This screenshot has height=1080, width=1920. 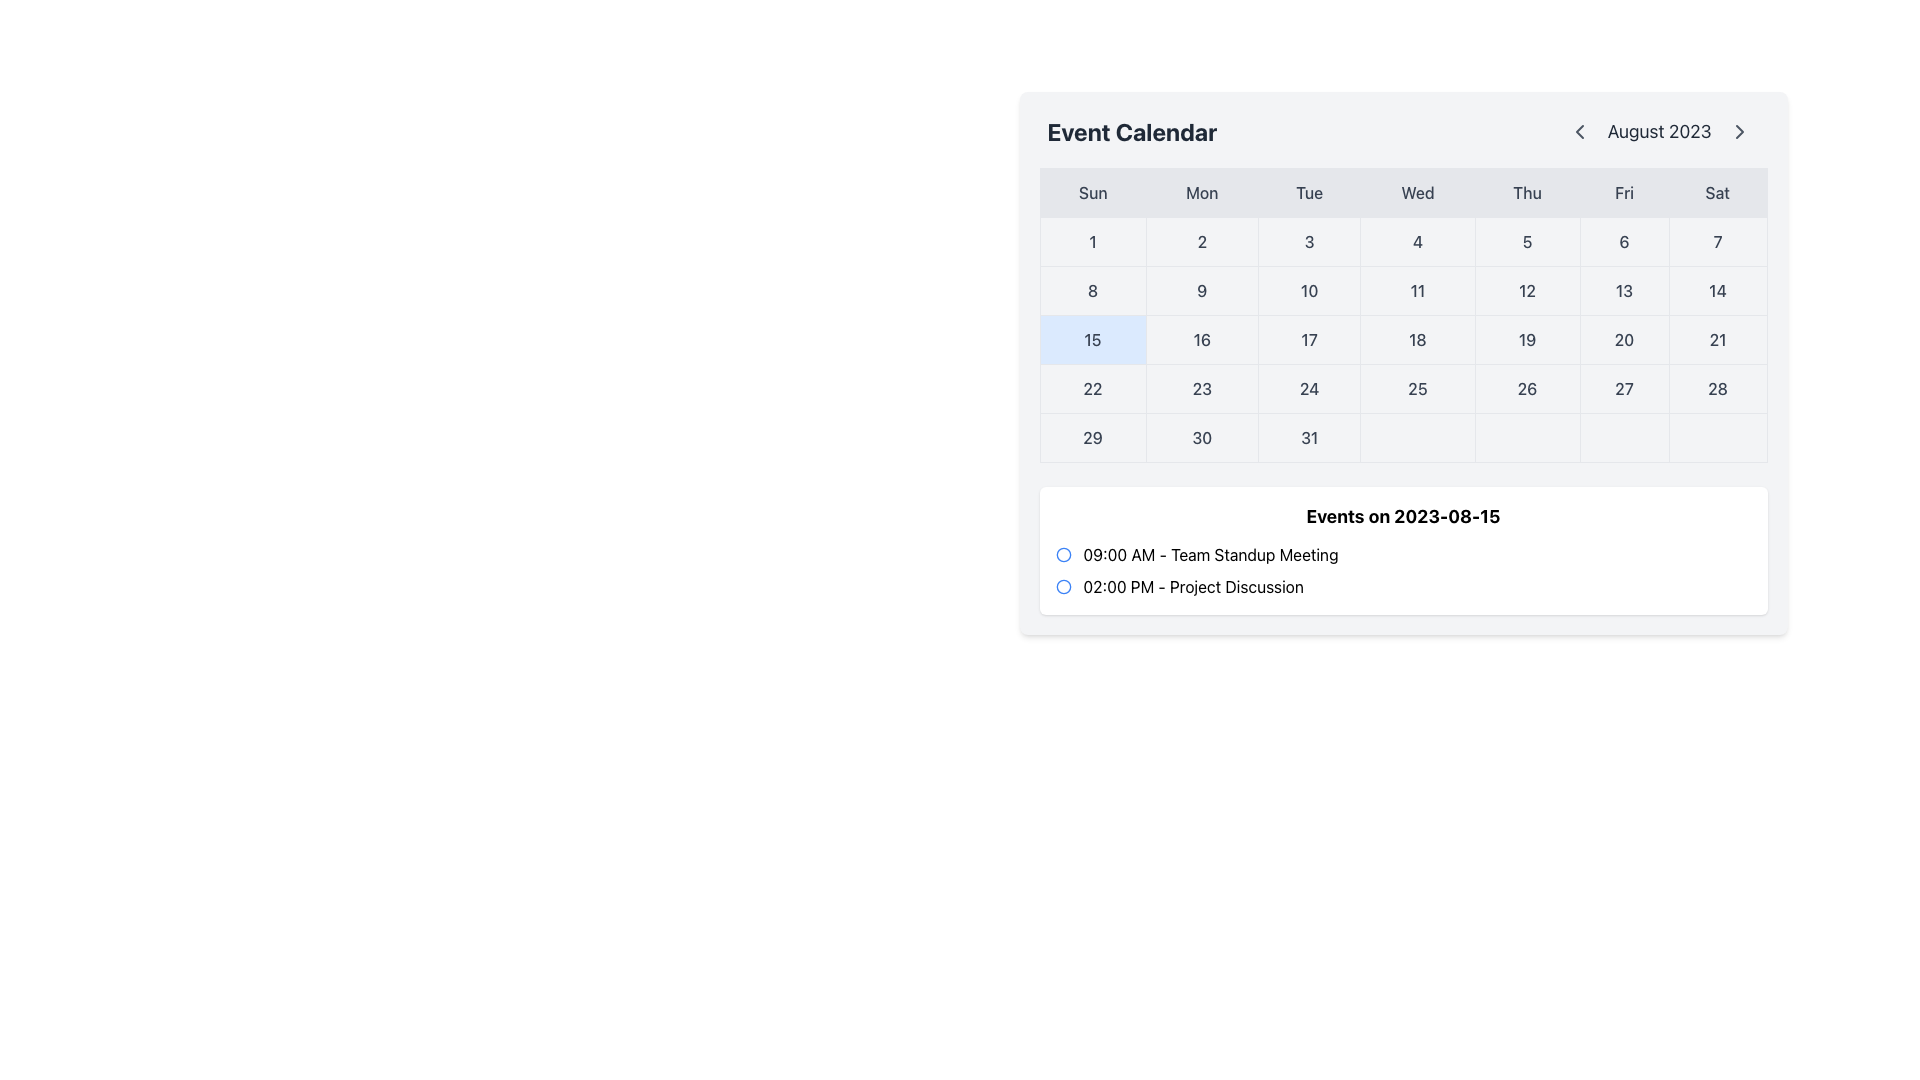 I want to click on the chevron icon pointing to the right, located at the top-right of the calendar interface, so click(x=1738, y=131).